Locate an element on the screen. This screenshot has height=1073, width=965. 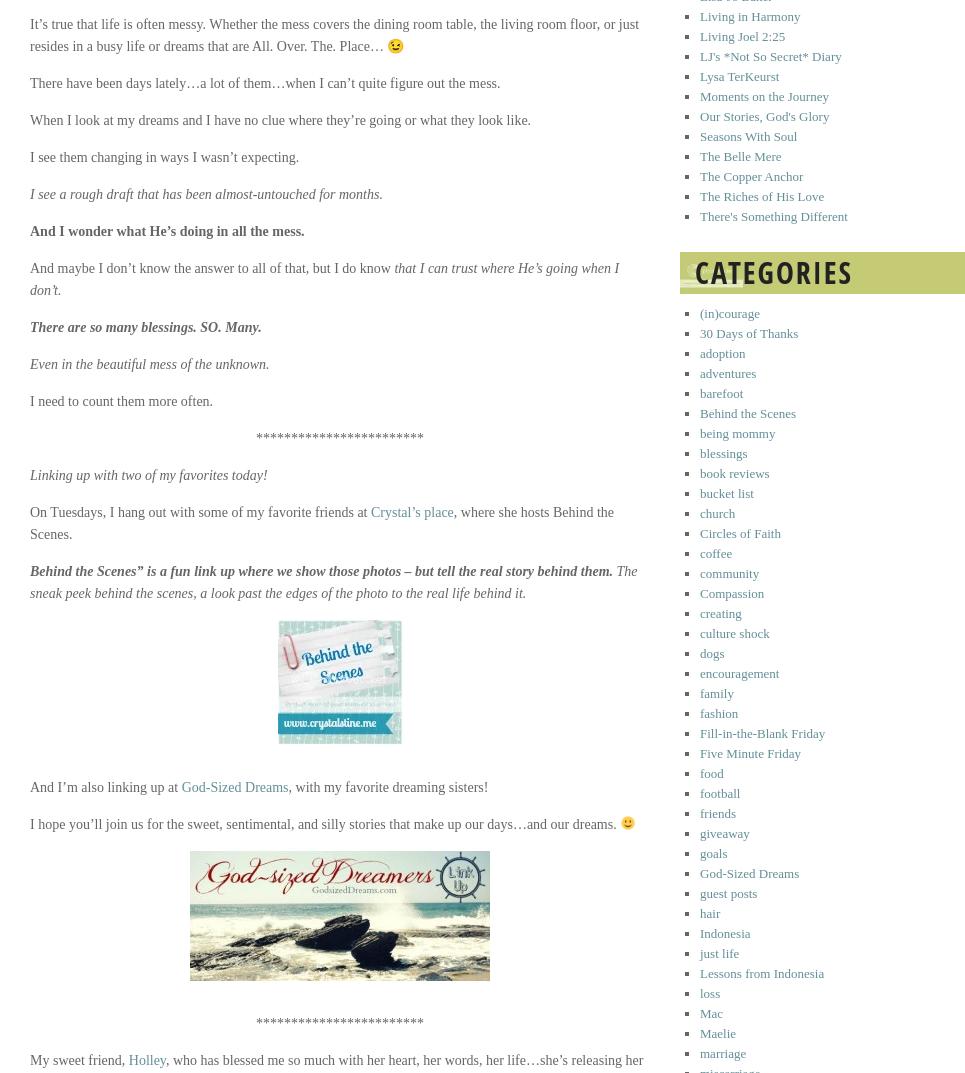
'Behind the Scenes” is a fun link up where we show those photos – but tell the real story behind them.' is located at coordinates (320, 571).